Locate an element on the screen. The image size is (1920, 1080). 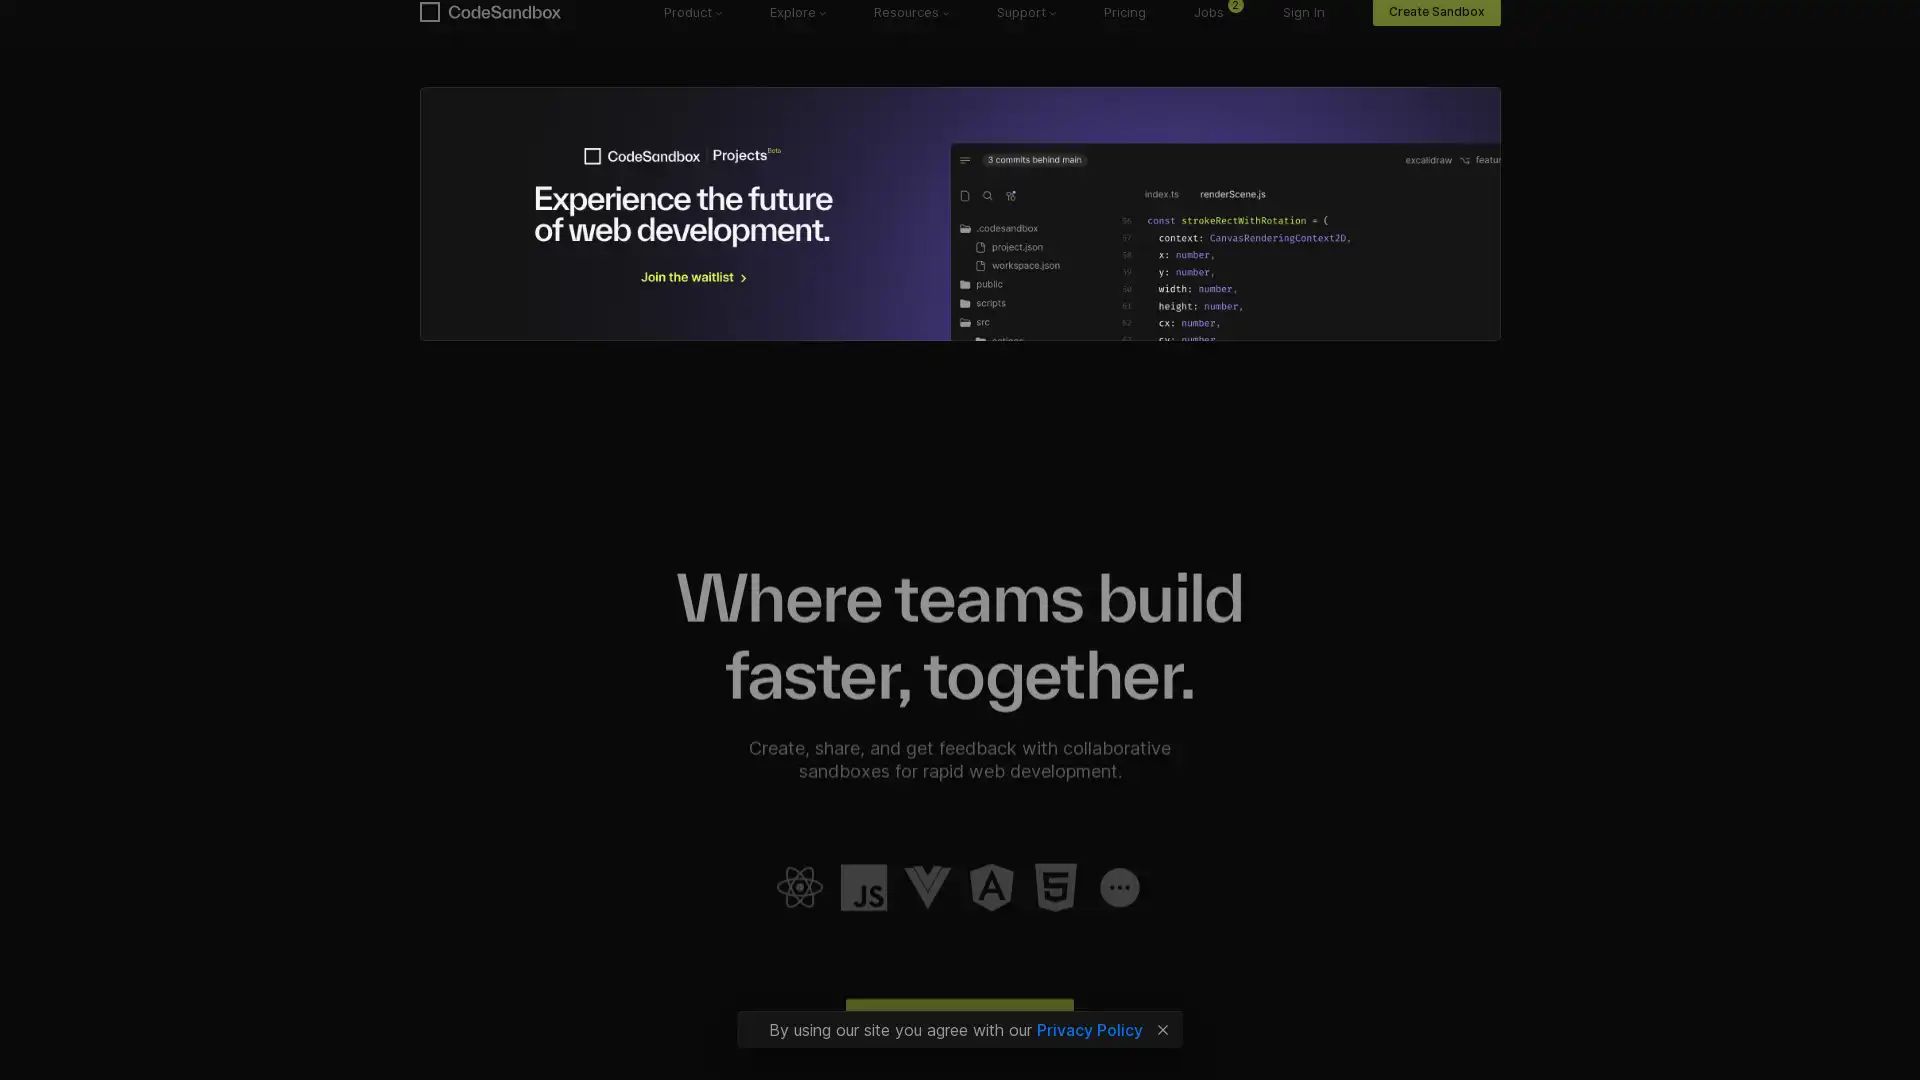
Product is located at coordinates (691, 23).